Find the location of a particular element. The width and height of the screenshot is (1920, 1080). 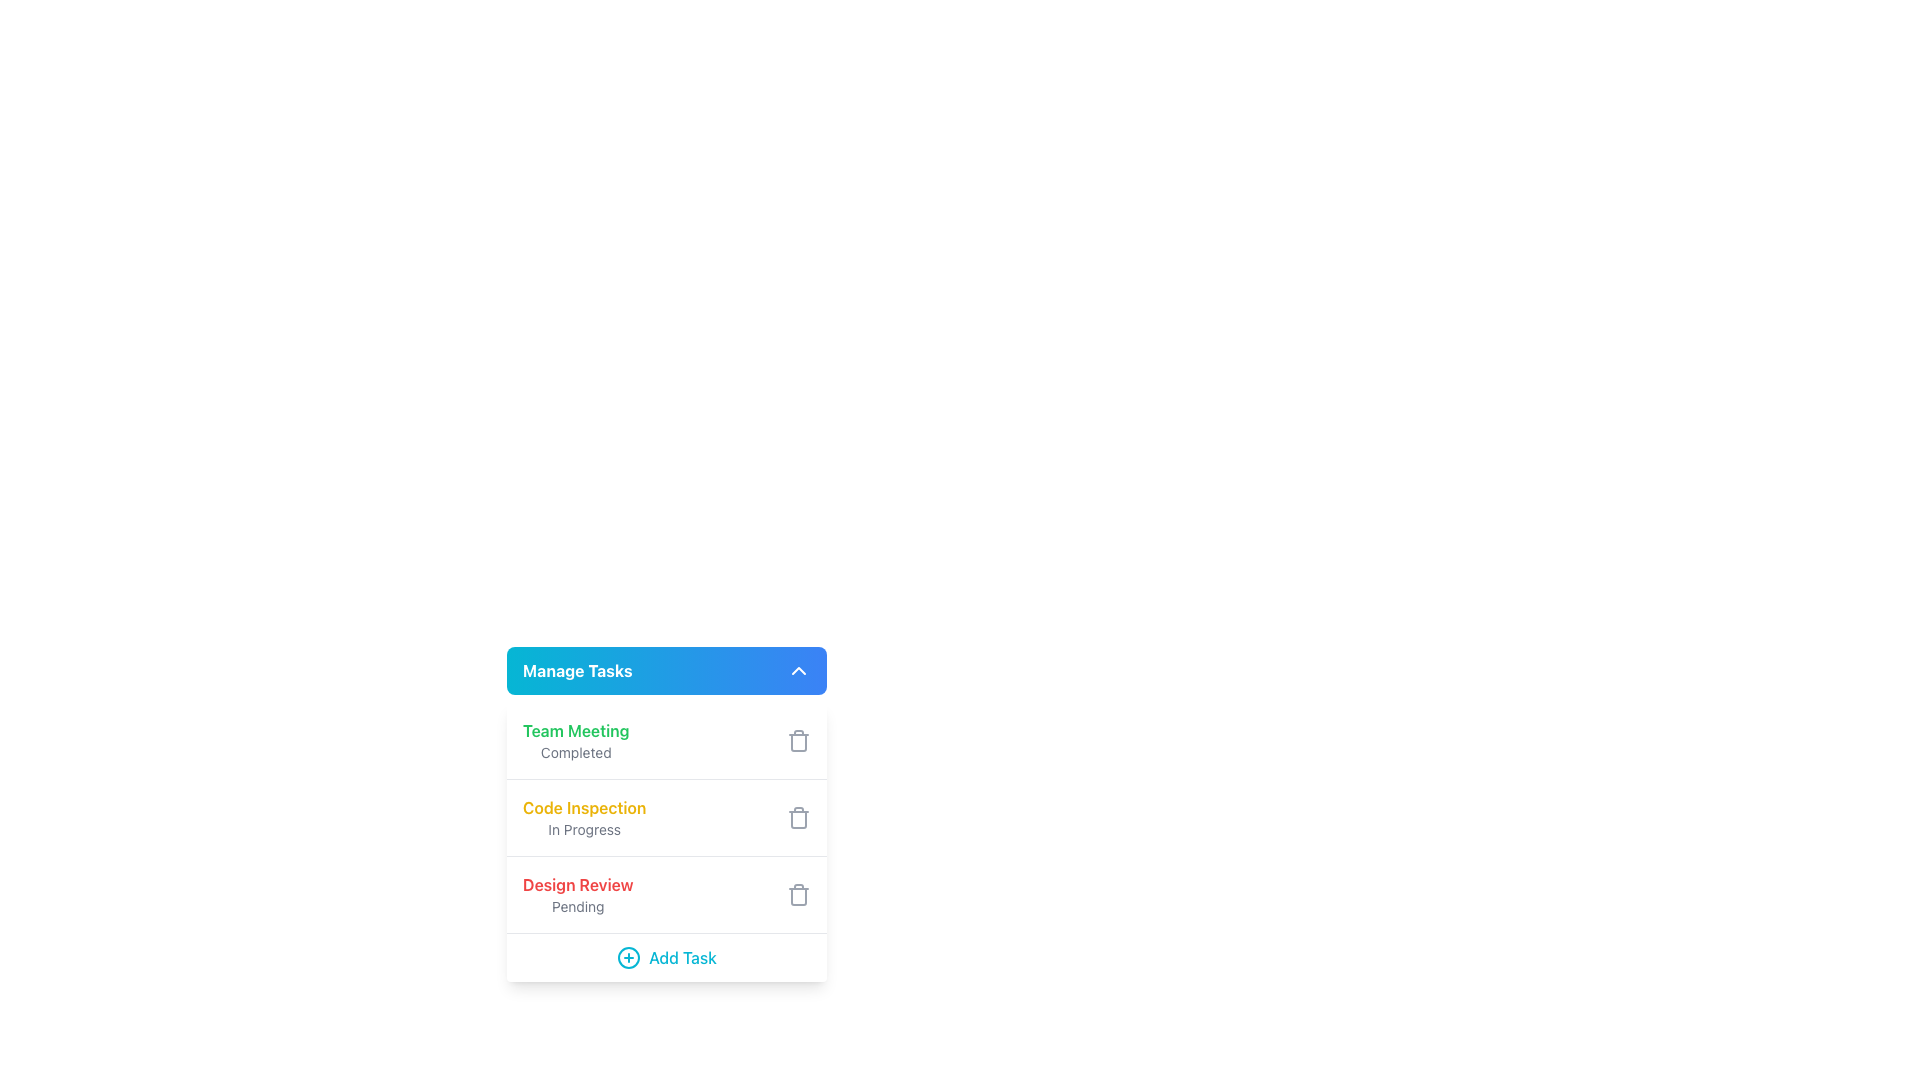

the text label displaying 'In Progress' which is located below the title 'Code Inspection' in the task management component is located at coordinates (583, 829).